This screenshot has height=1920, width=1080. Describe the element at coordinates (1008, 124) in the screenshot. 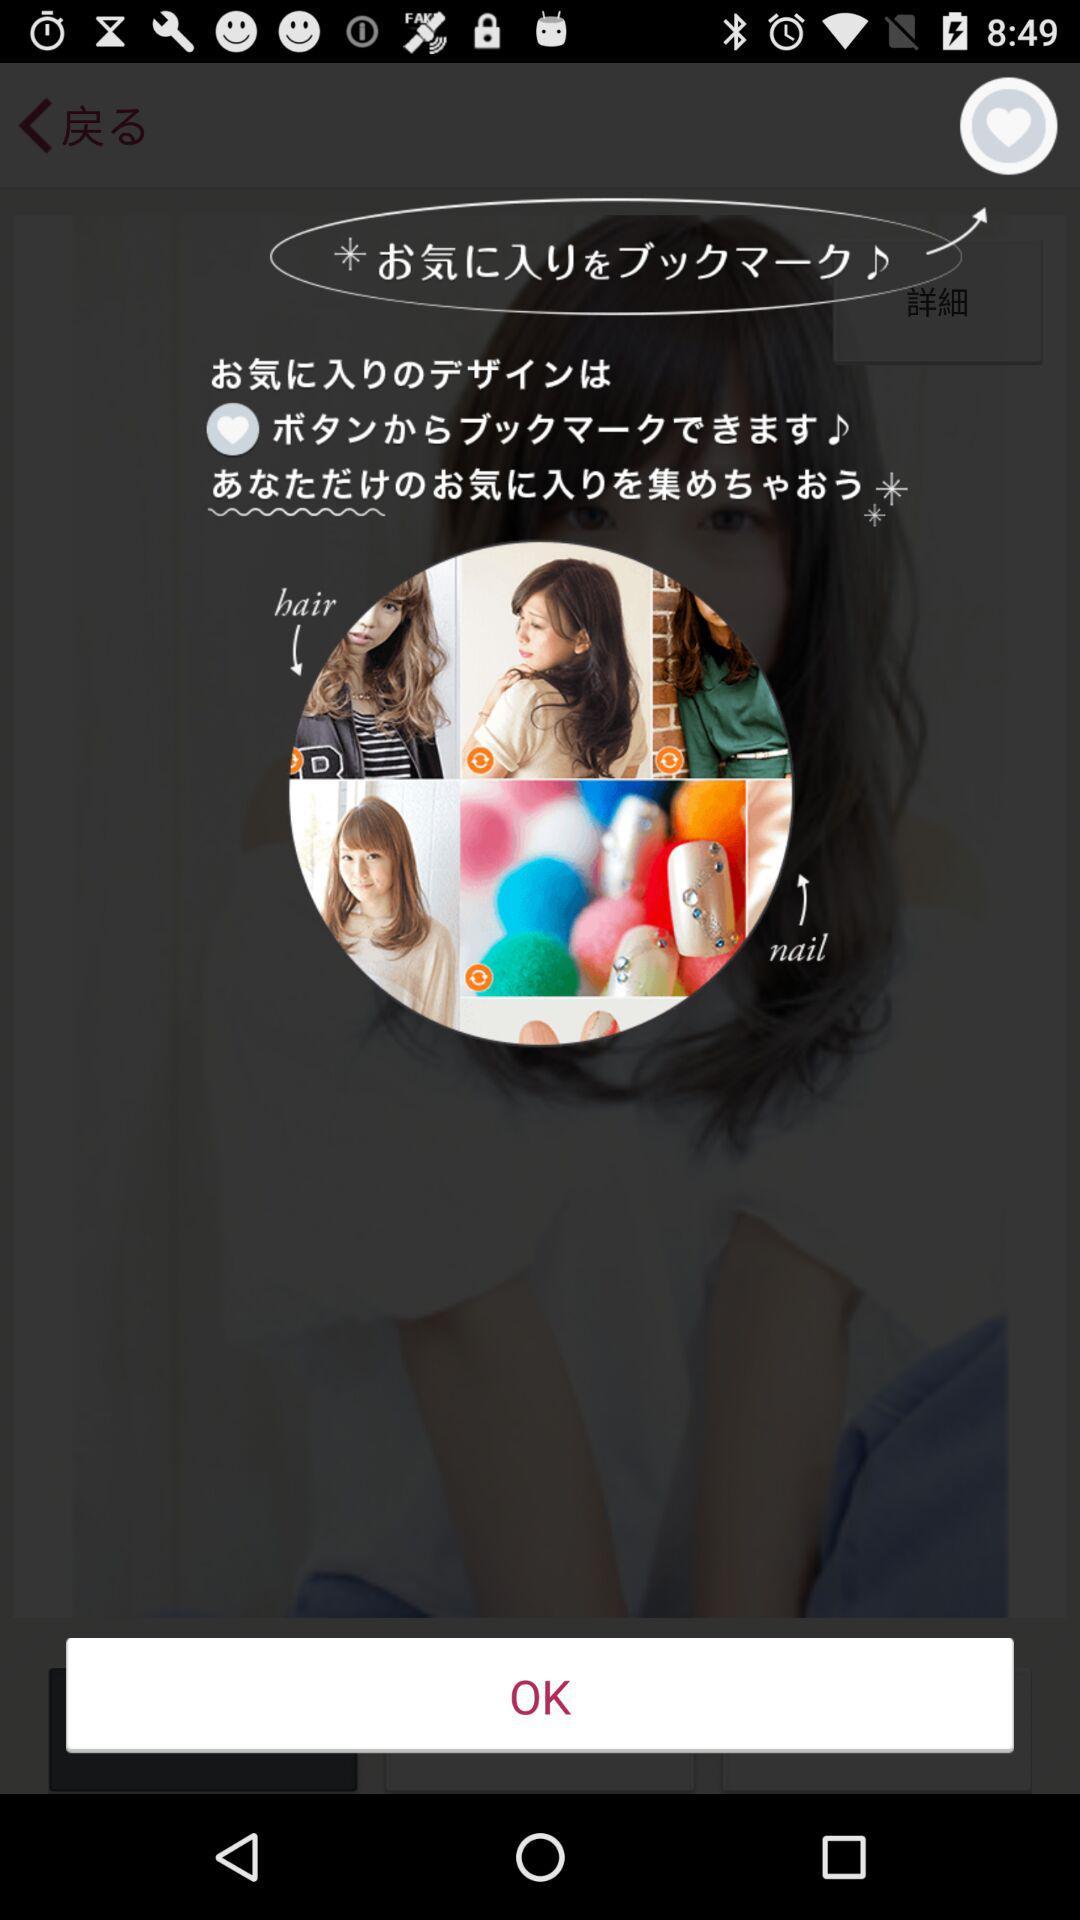

I see `the item at the top right corner` at that location.